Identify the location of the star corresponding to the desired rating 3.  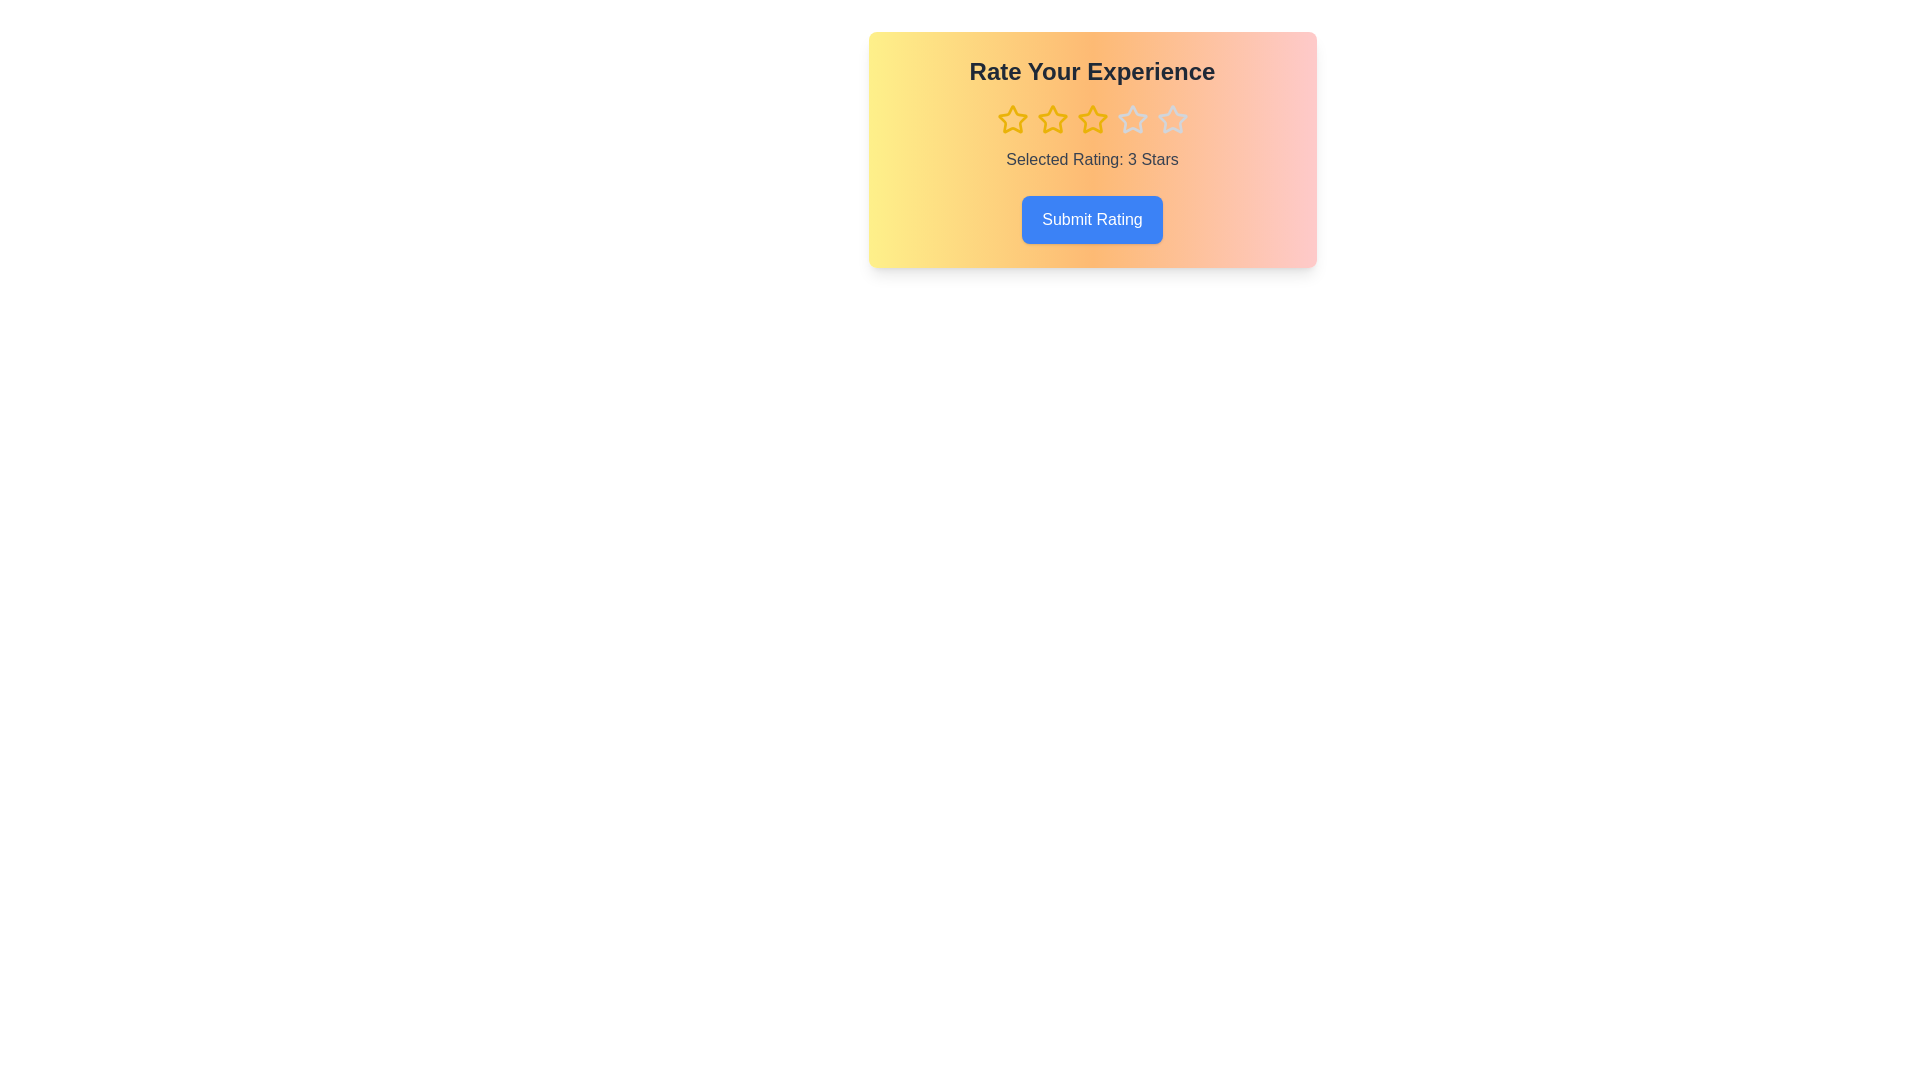
(1091, 119).